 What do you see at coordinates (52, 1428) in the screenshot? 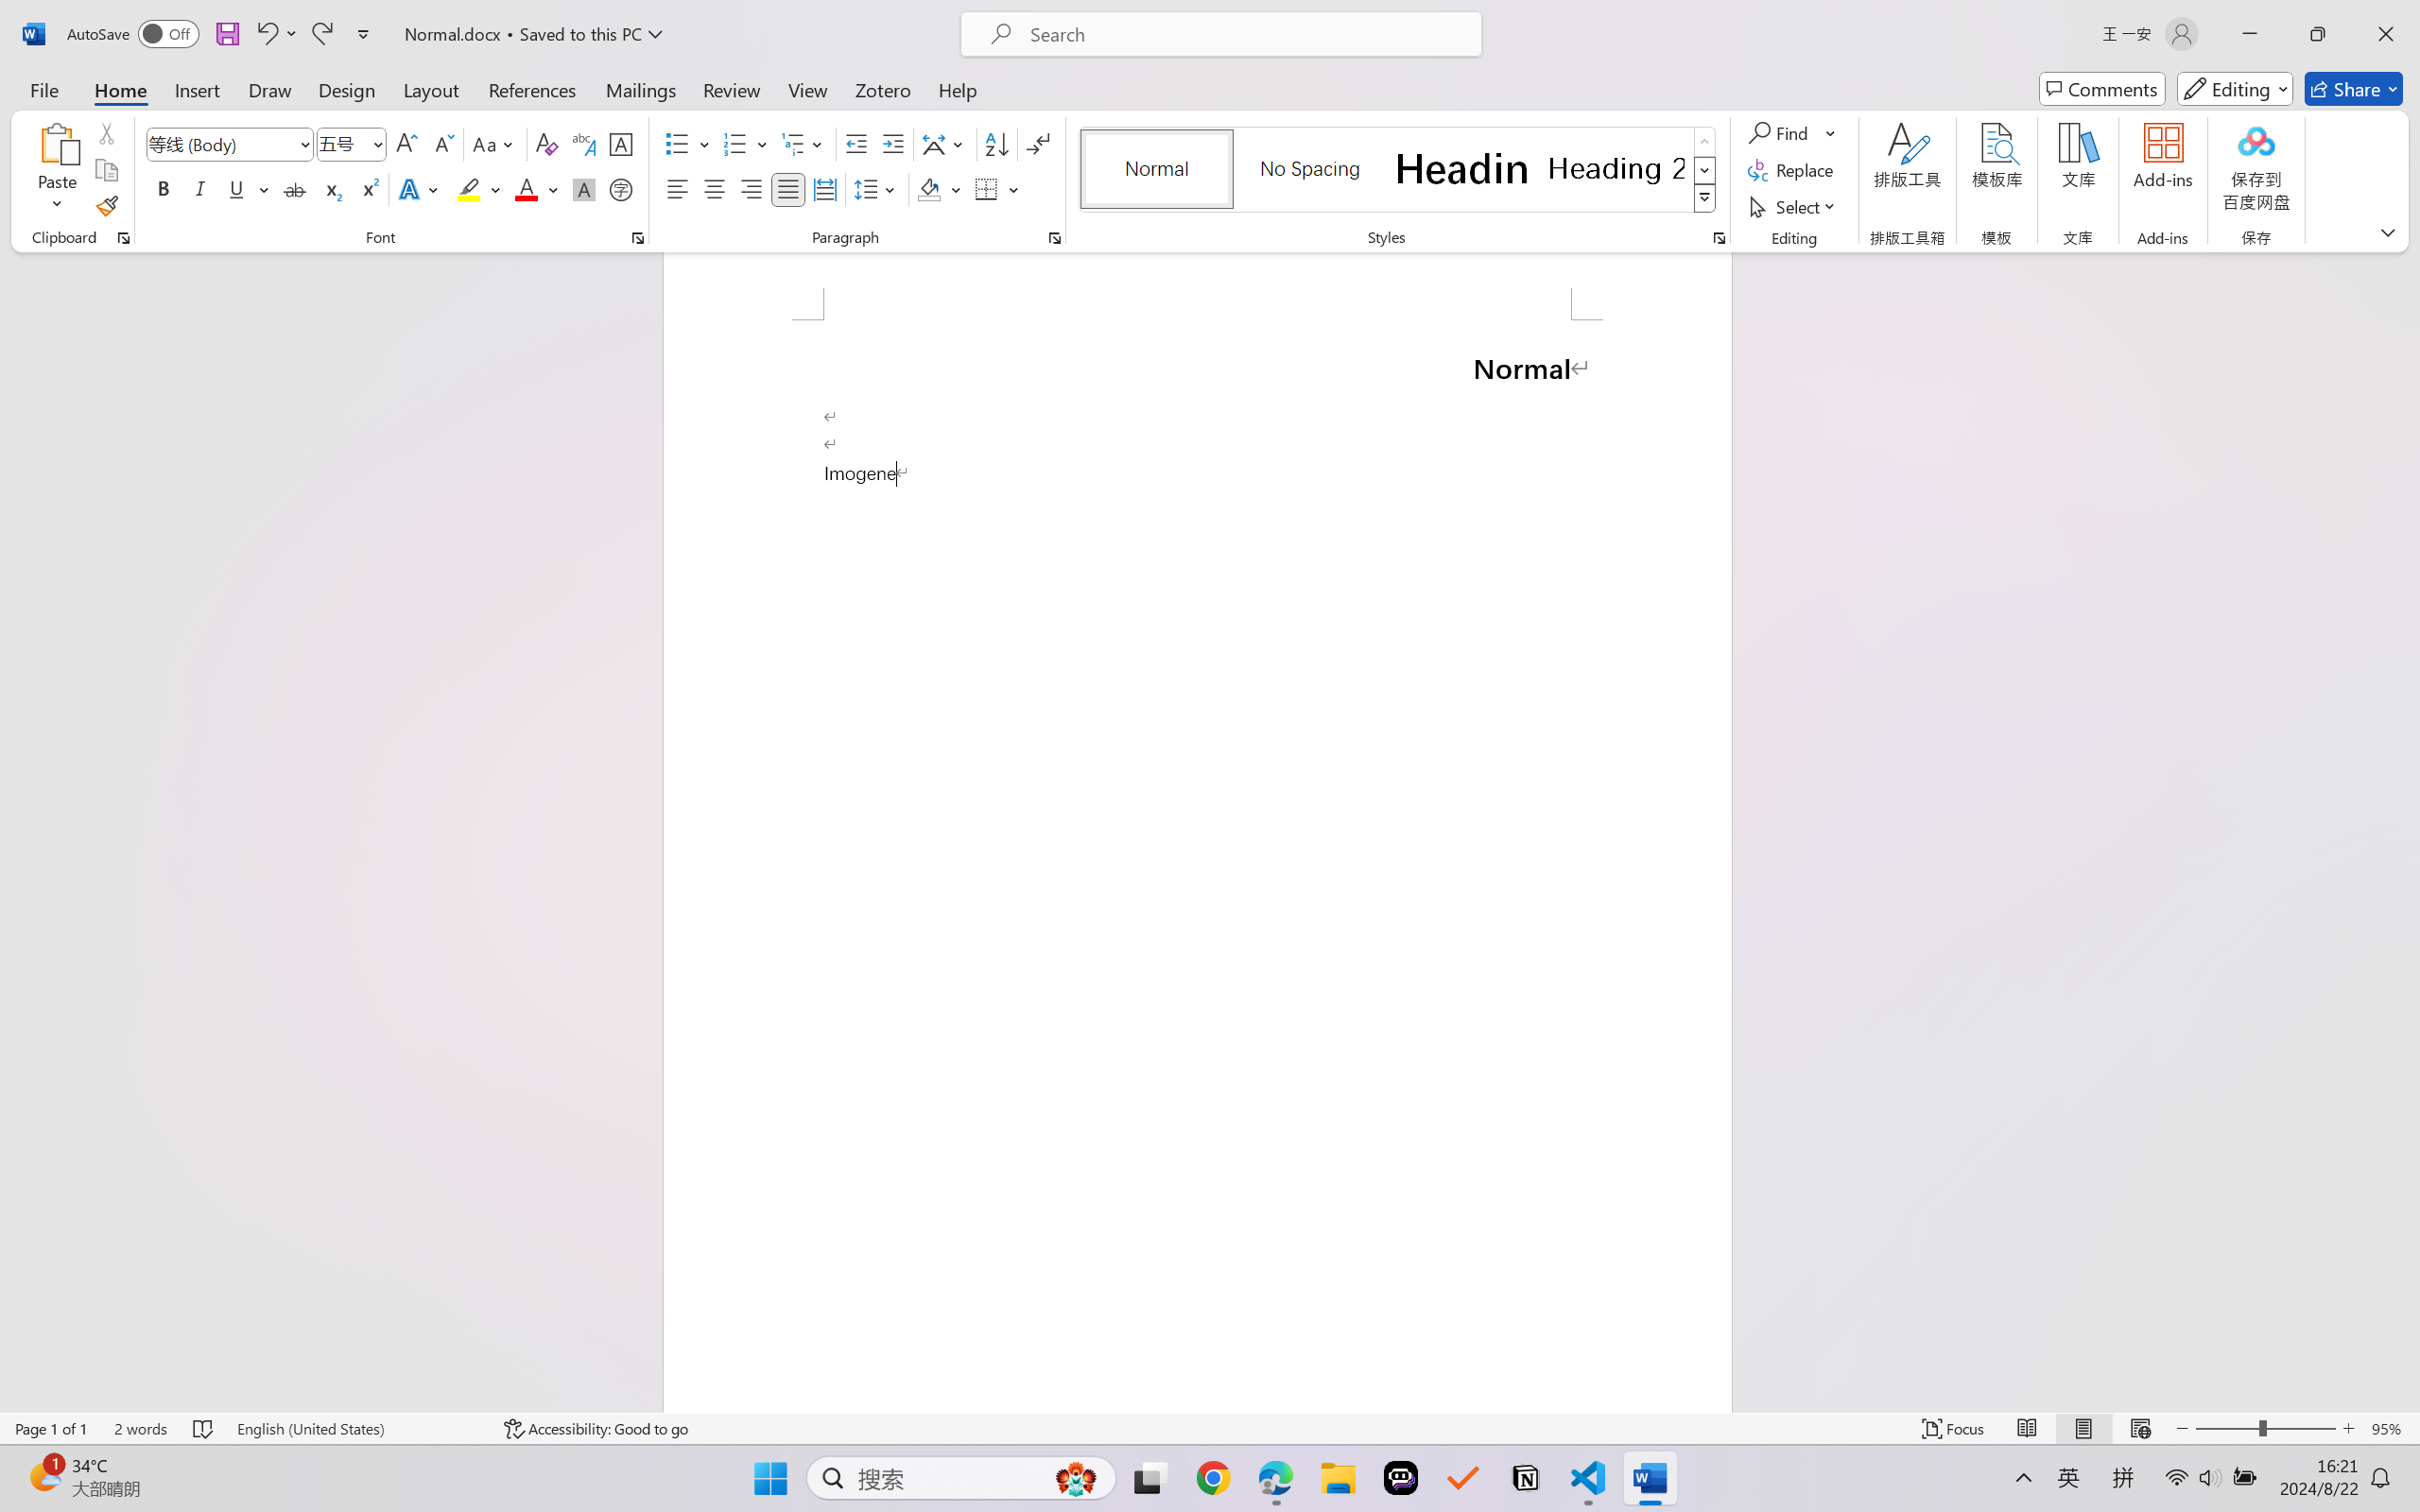
I see `'Page Number Page 1 of 1'` at bounding box center [52, 1428].